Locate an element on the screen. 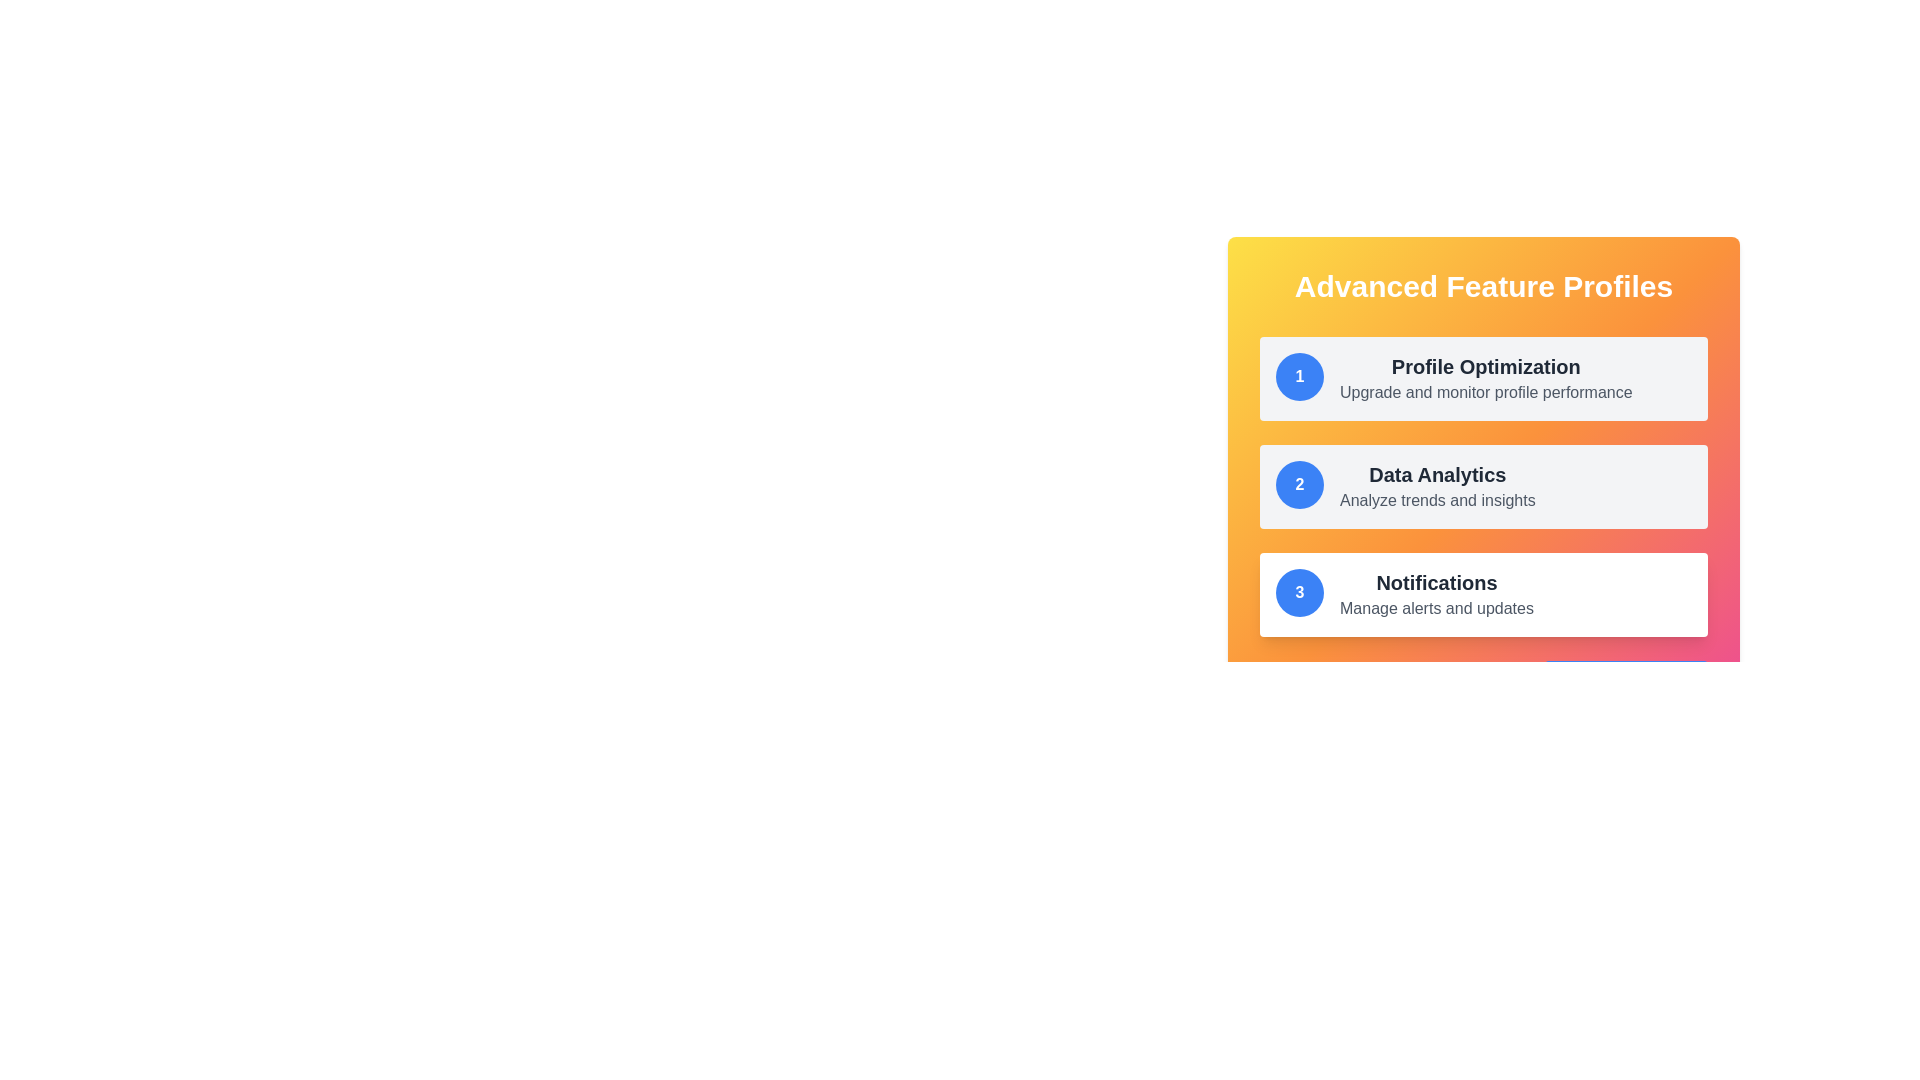 Image resolution: width=1920 pixels, height=1080 pixels. the first icon representing the 'Profile Optimization' feature, which serves as a numerical indicator marking the first item in the list of advanced feature profiles is located at coordinates (1300, 377).